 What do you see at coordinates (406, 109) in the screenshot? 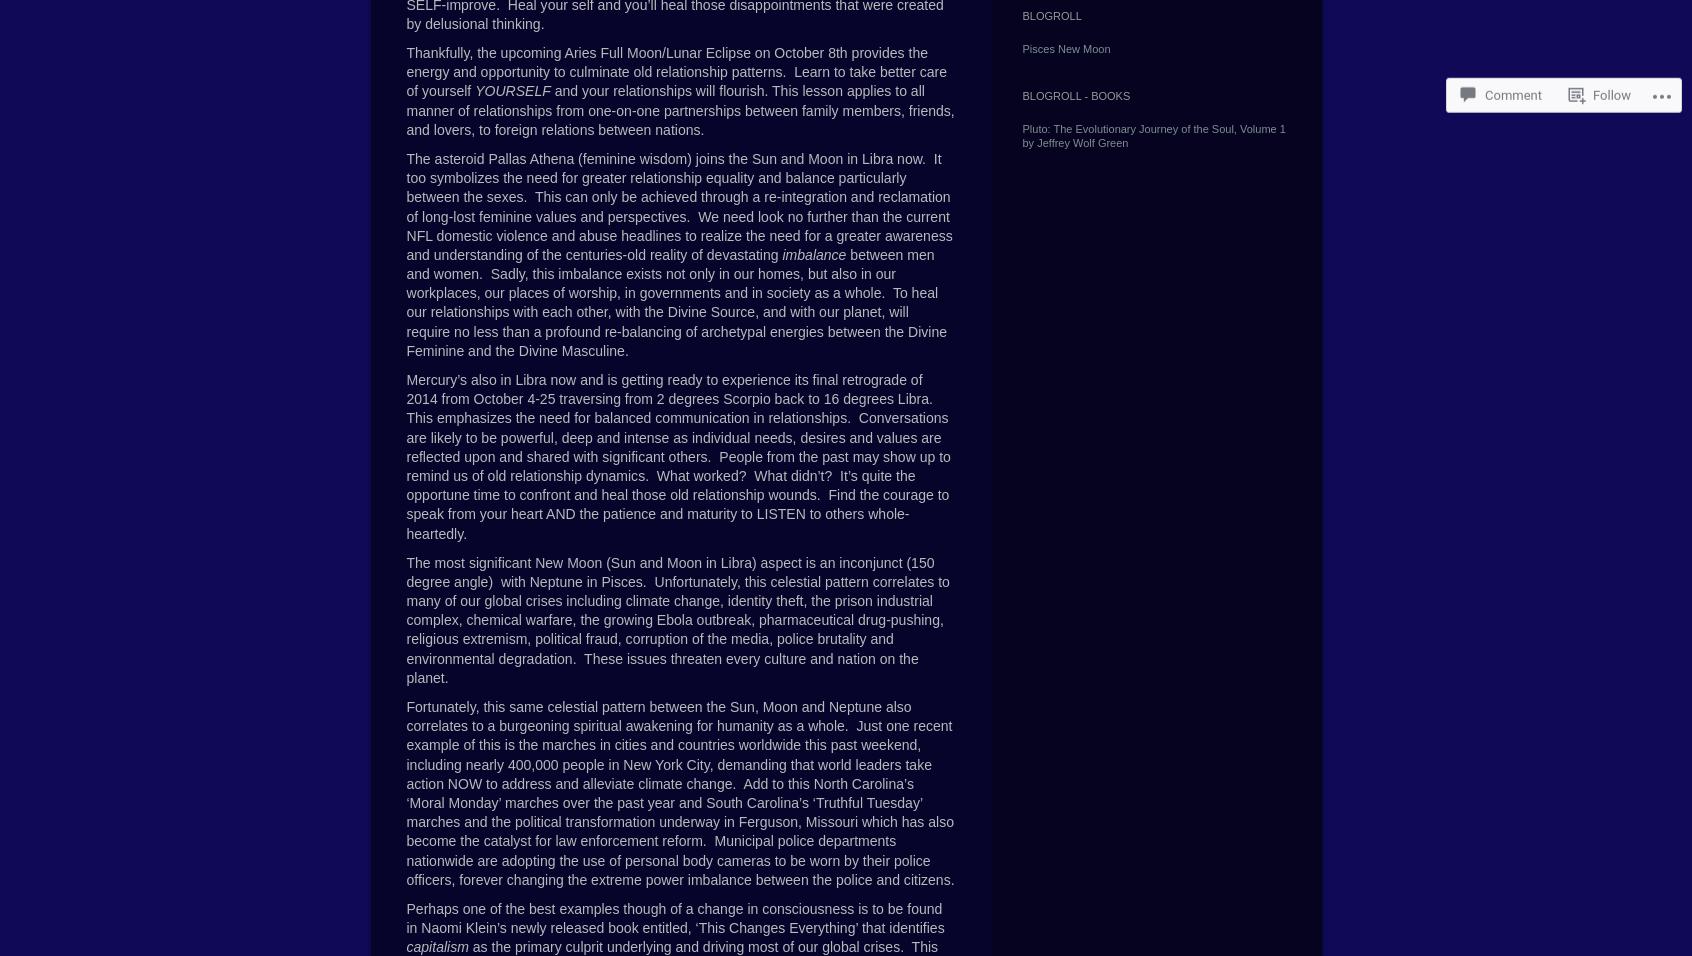
I see `'and your relationships will flourish. This lesson applies to all manner of relationships from one-on-one partnerships between family members, friends, and lovers, to foreign relations between nations.'` at bounding box center [406, 109].